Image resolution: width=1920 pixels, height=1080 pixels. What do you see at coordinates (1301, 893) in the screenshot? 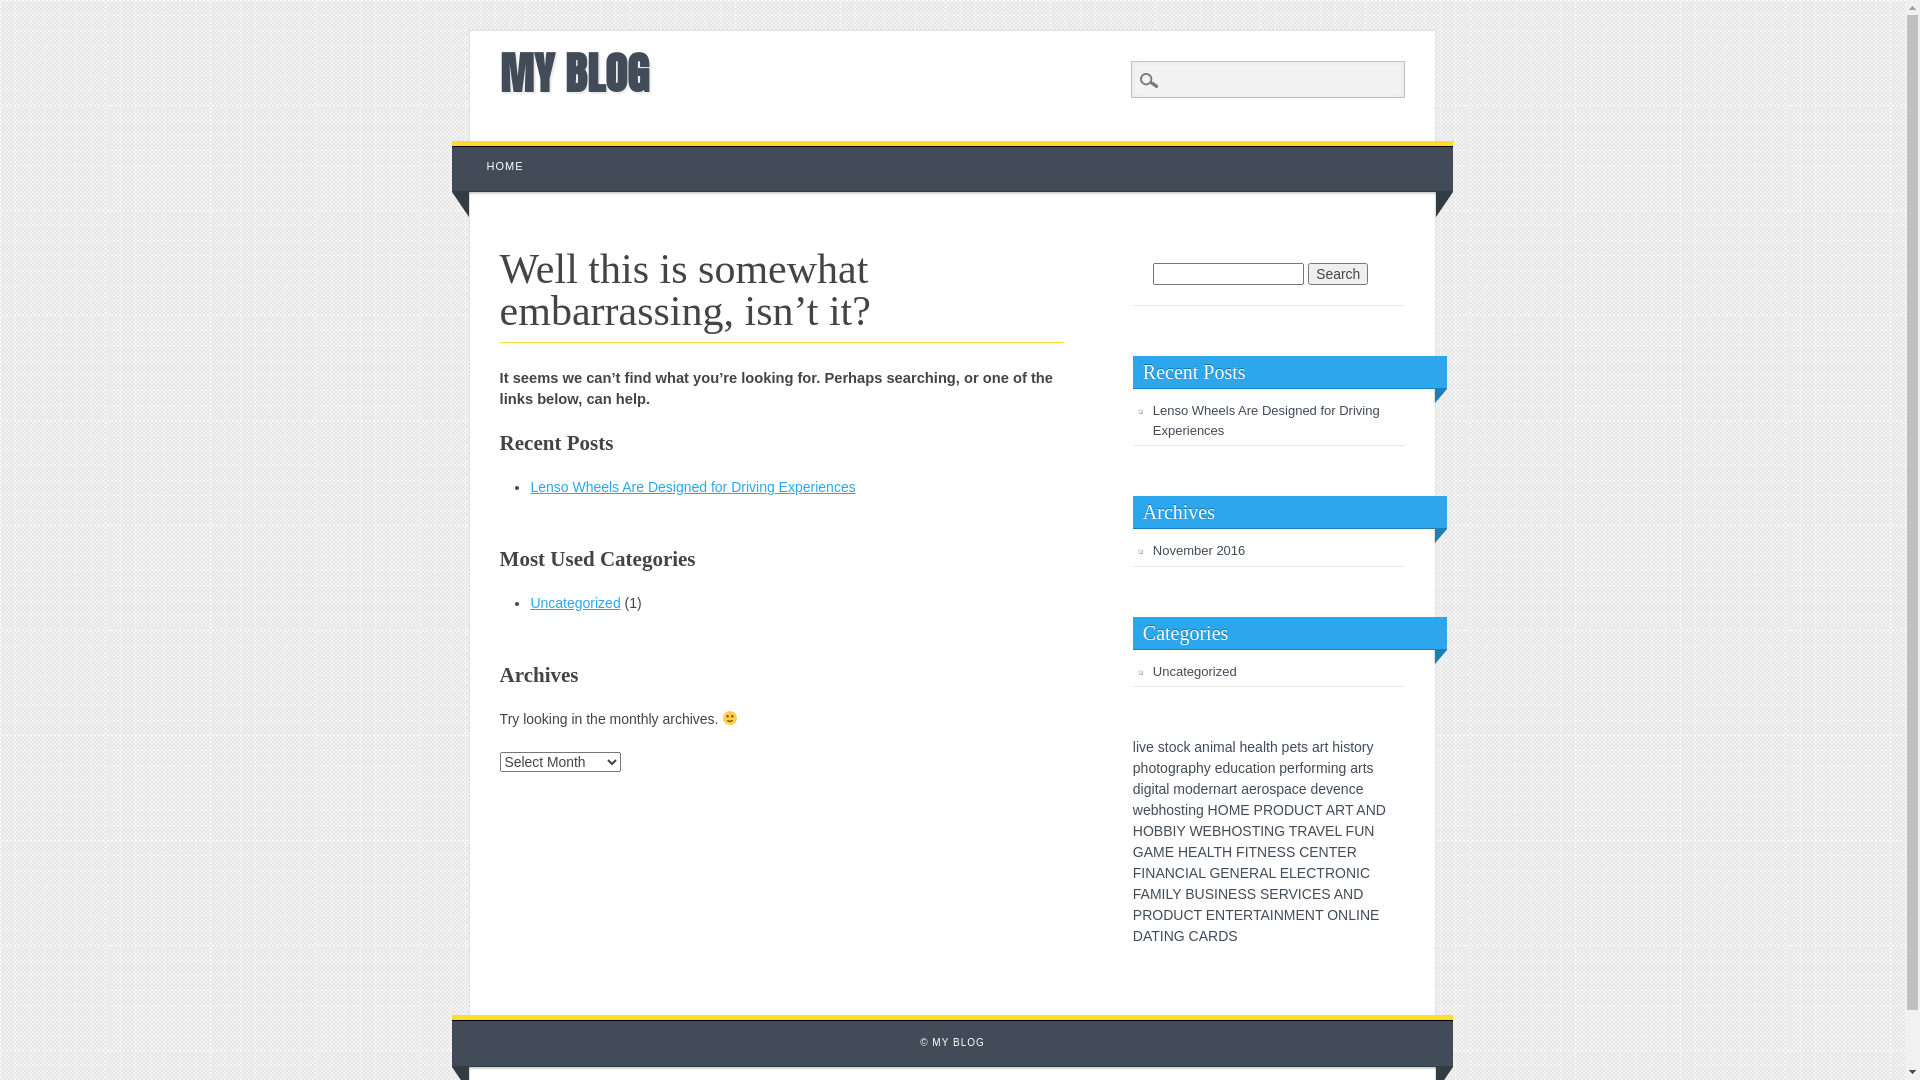
I see `'C'` at bounding box center [1301, 893].